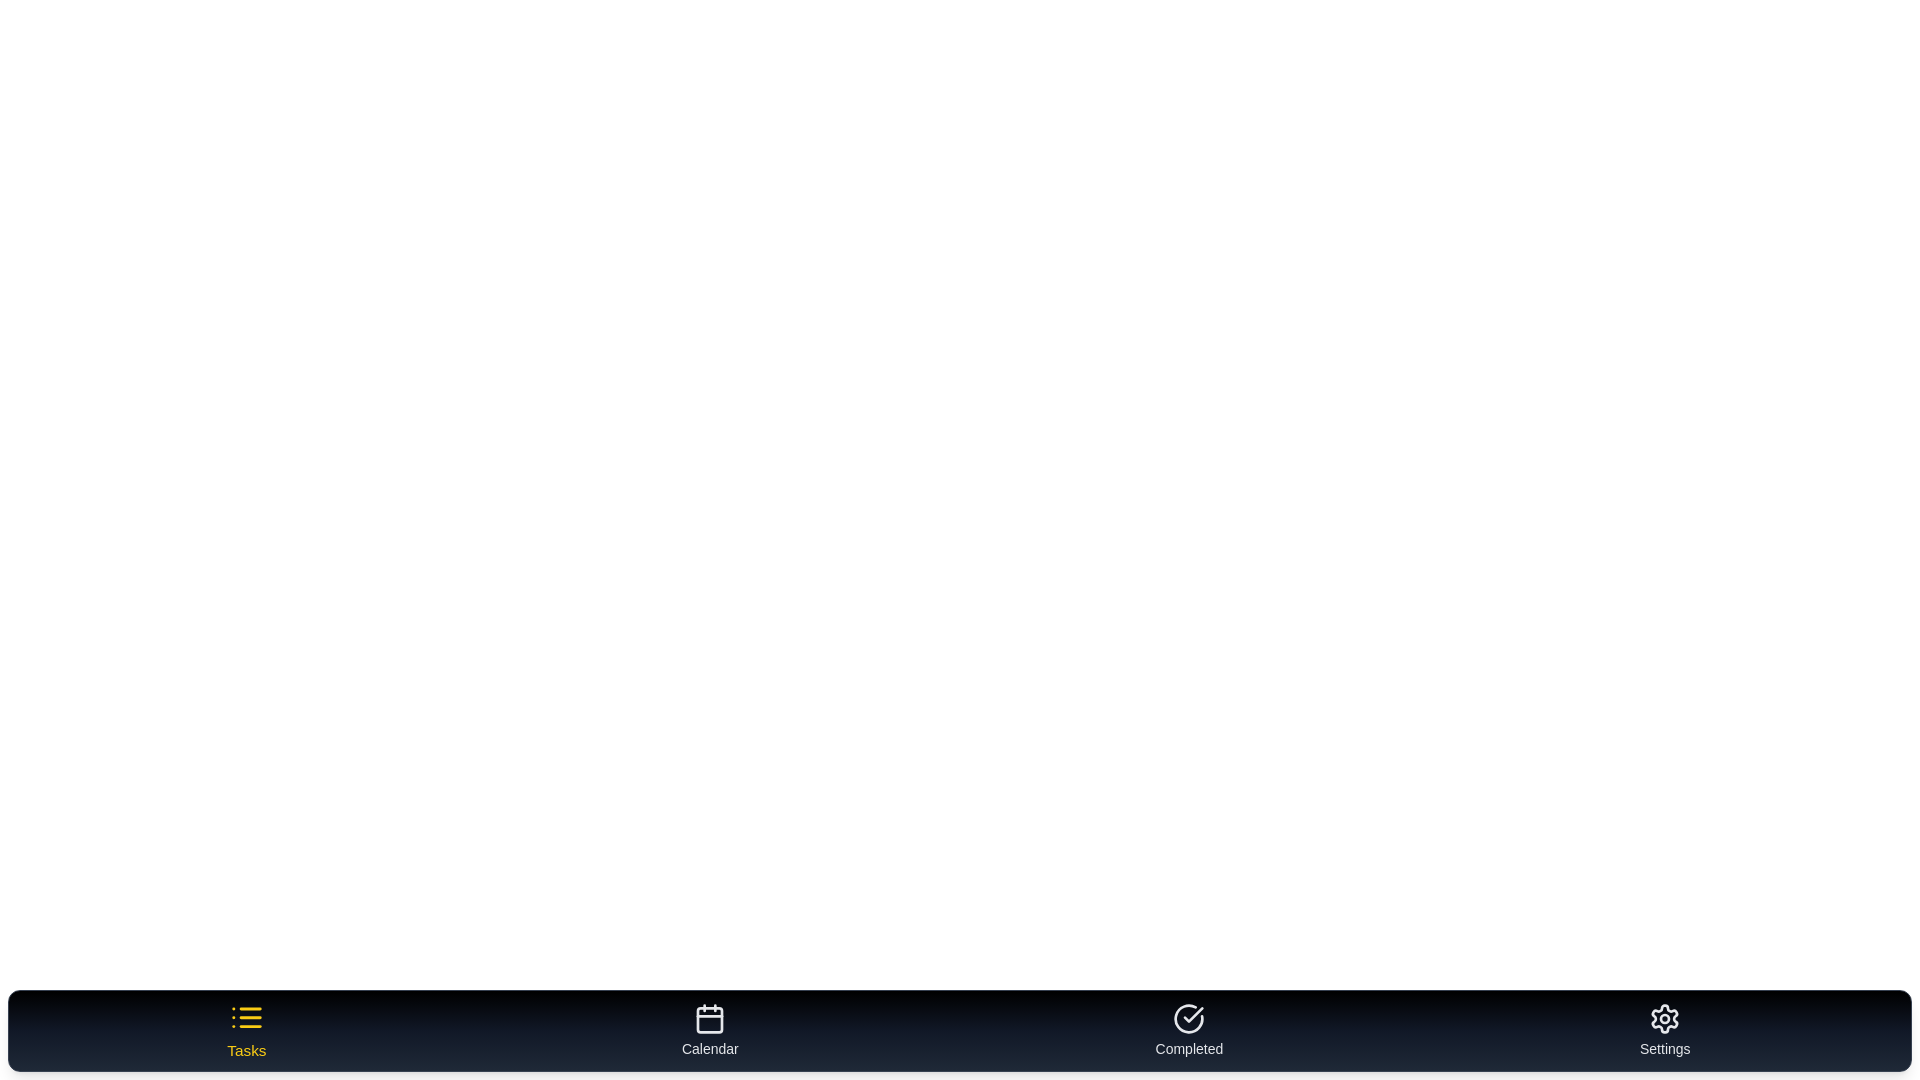 The image size is (1920, 1080). I want to click on the Calendar tab by clicking on it, so click(710, 1030).